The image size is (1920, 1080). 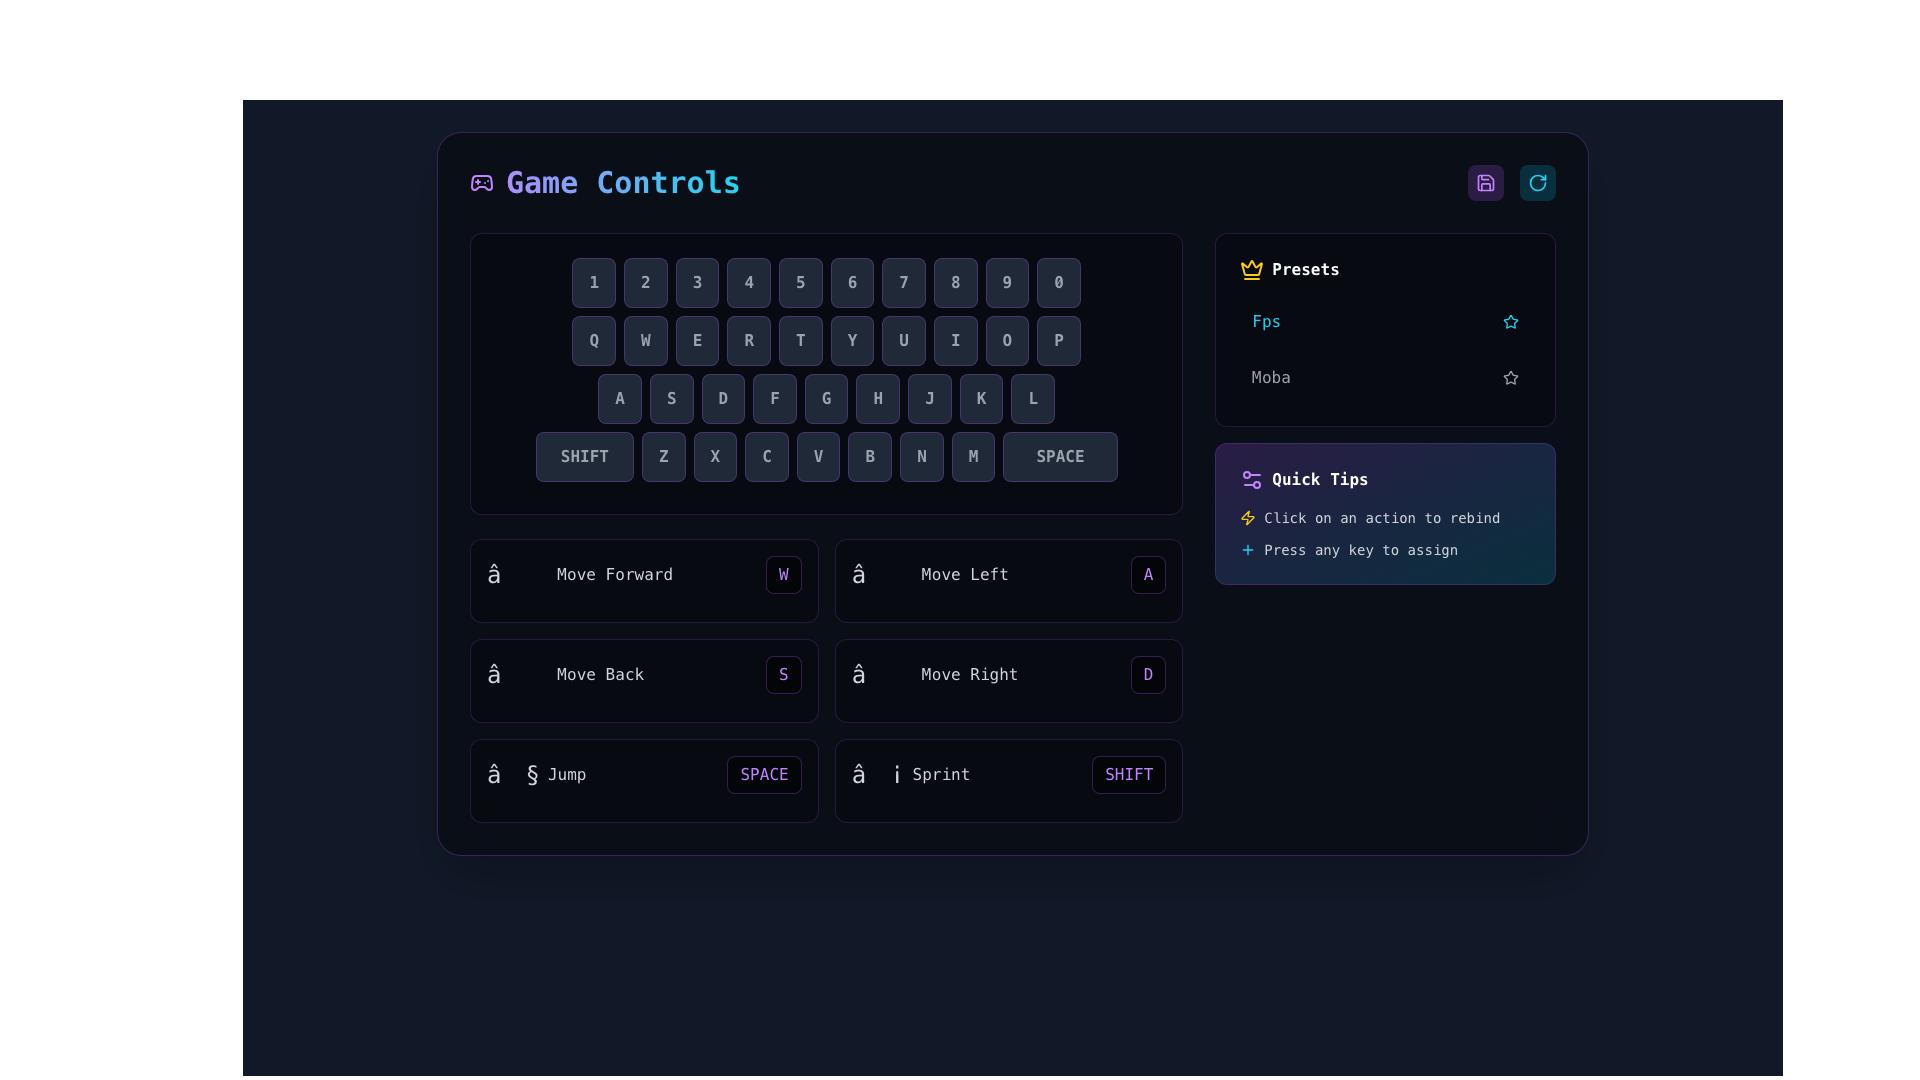 What do you see at coordinates (1511, 378) in the screenshot?
I see `the star-shaped icon to the right of the text 'Moba'` at bounding box center [1511, 378].